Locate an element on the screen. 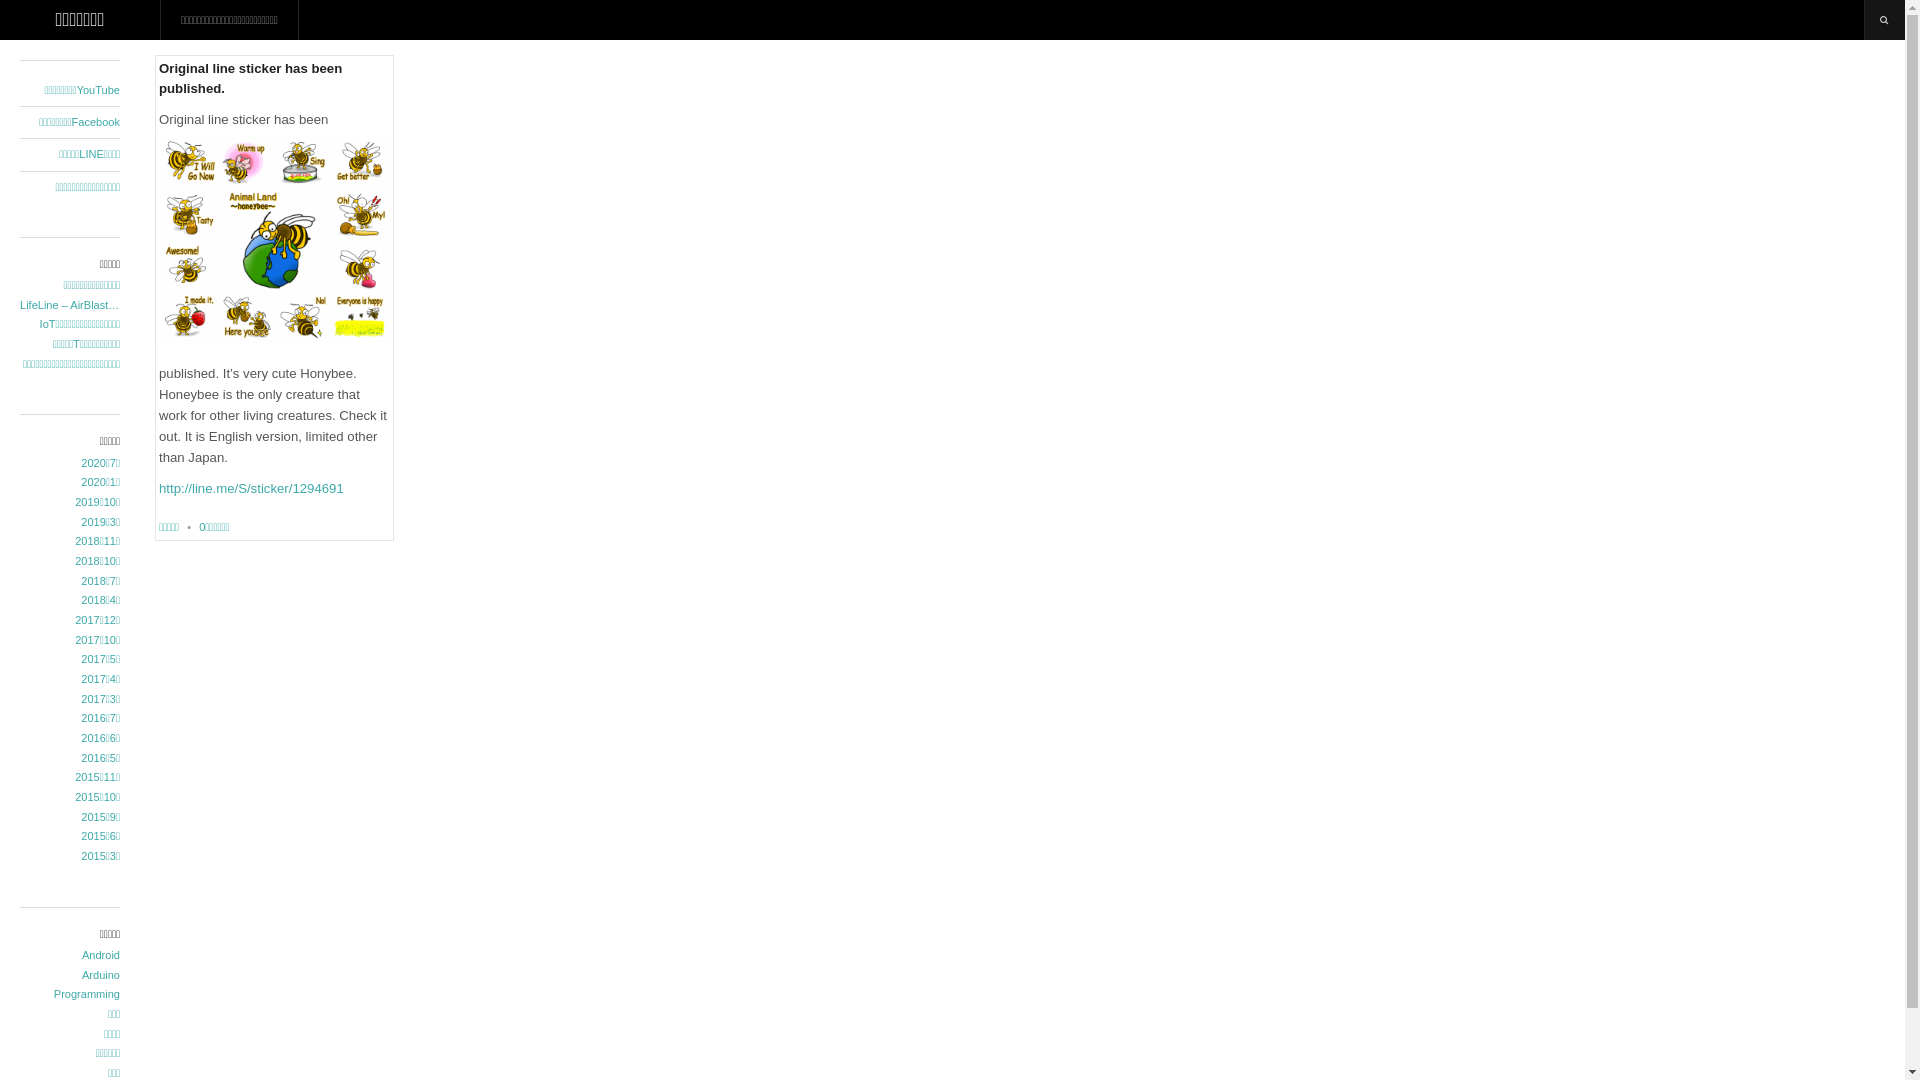 The height and width of the screenshot is (1080, 1920). 'Android' is located at coordinates (70, 955).